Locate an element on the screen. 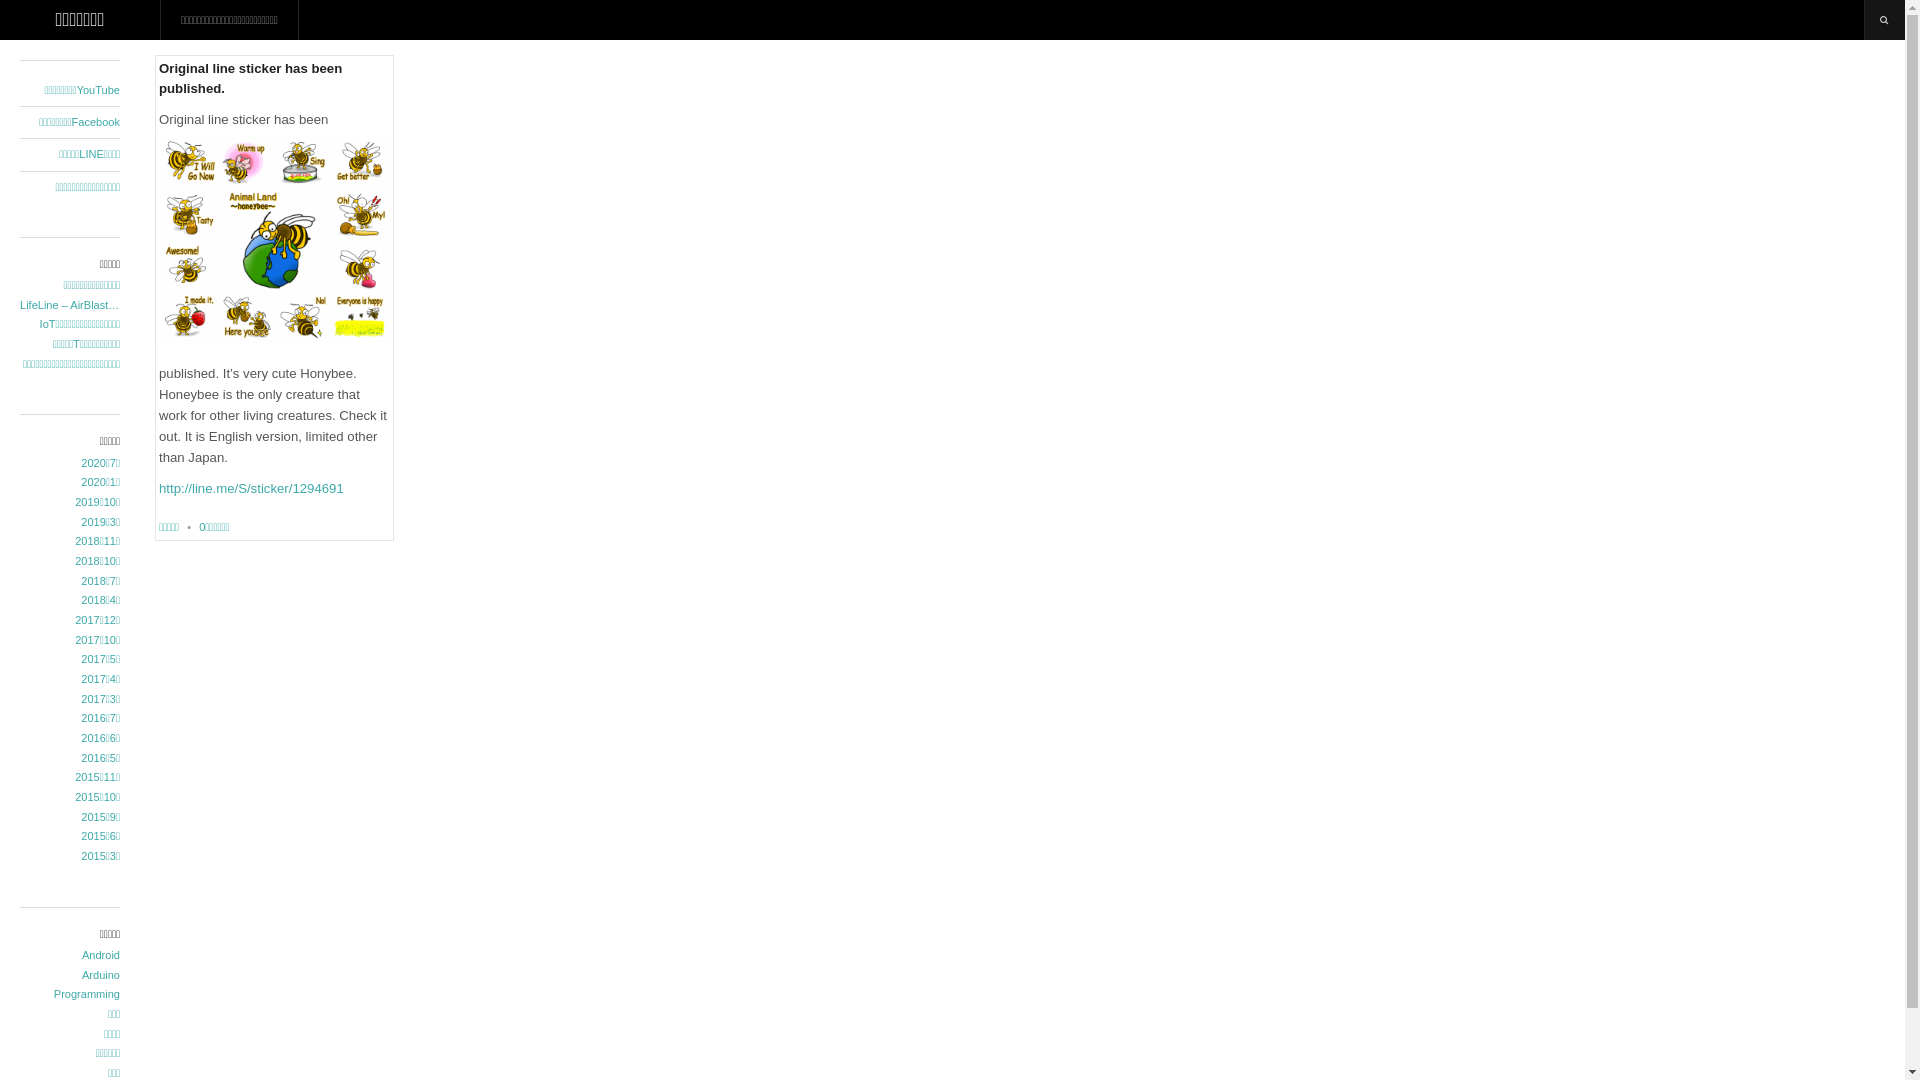 The height and width of the screenshot is (1080, 1920). 'Android' is located at coordinates (70, 955).